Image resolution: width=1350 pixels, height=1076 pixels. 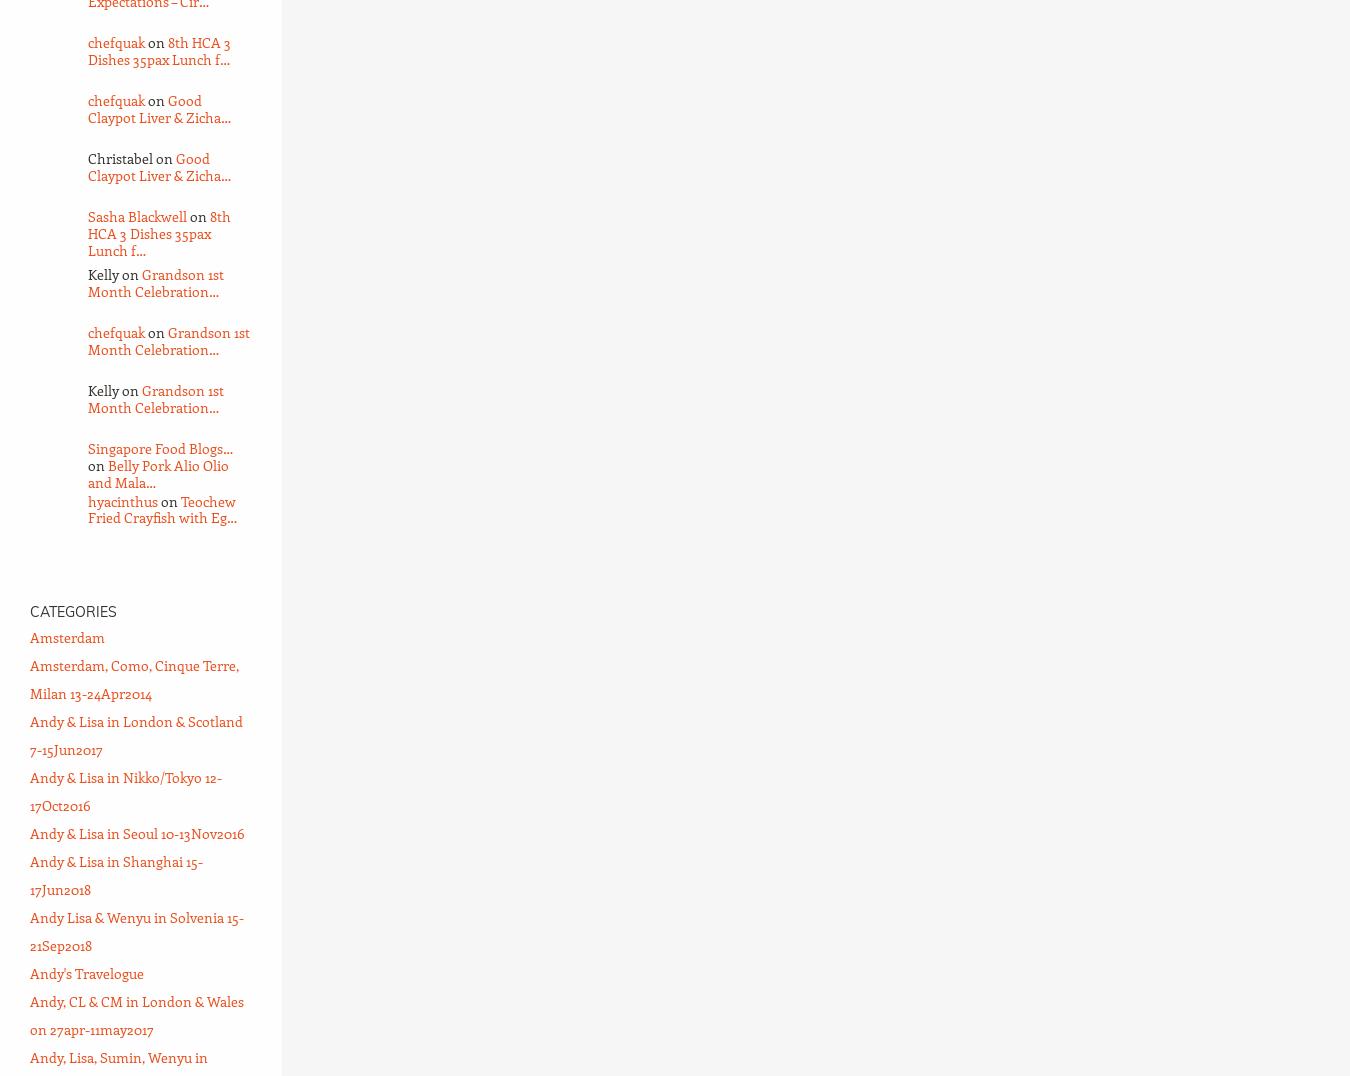 What do you see at coordinates (122, 500) in the screenshot?
I see `'hyacinthus'` at bounding box center [122, 500].